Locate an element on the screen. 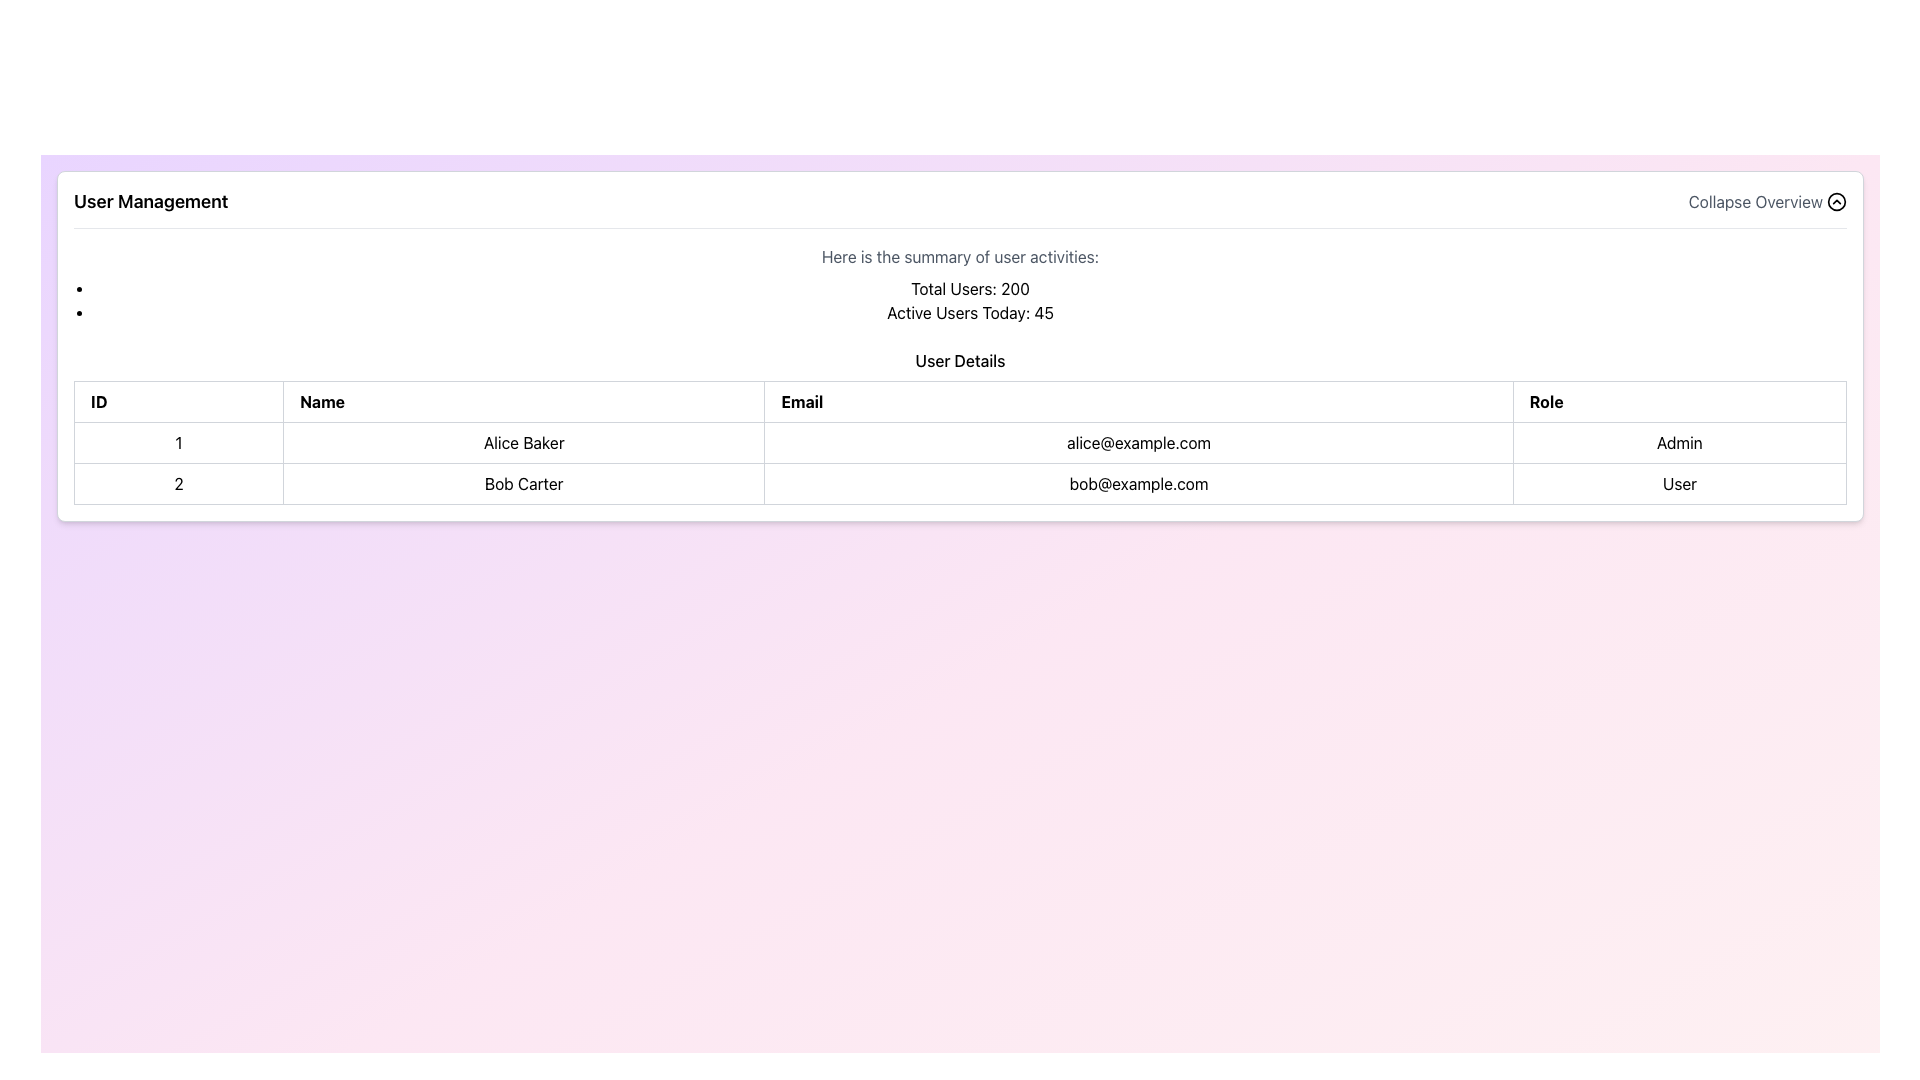 Image resolution: width=1920 pixels, height=1080 pixels. the text label displaying the name 'Bob Carter' in the second row of the 'User Details' table under the 'Name' column is located at coordinates (524, 483).